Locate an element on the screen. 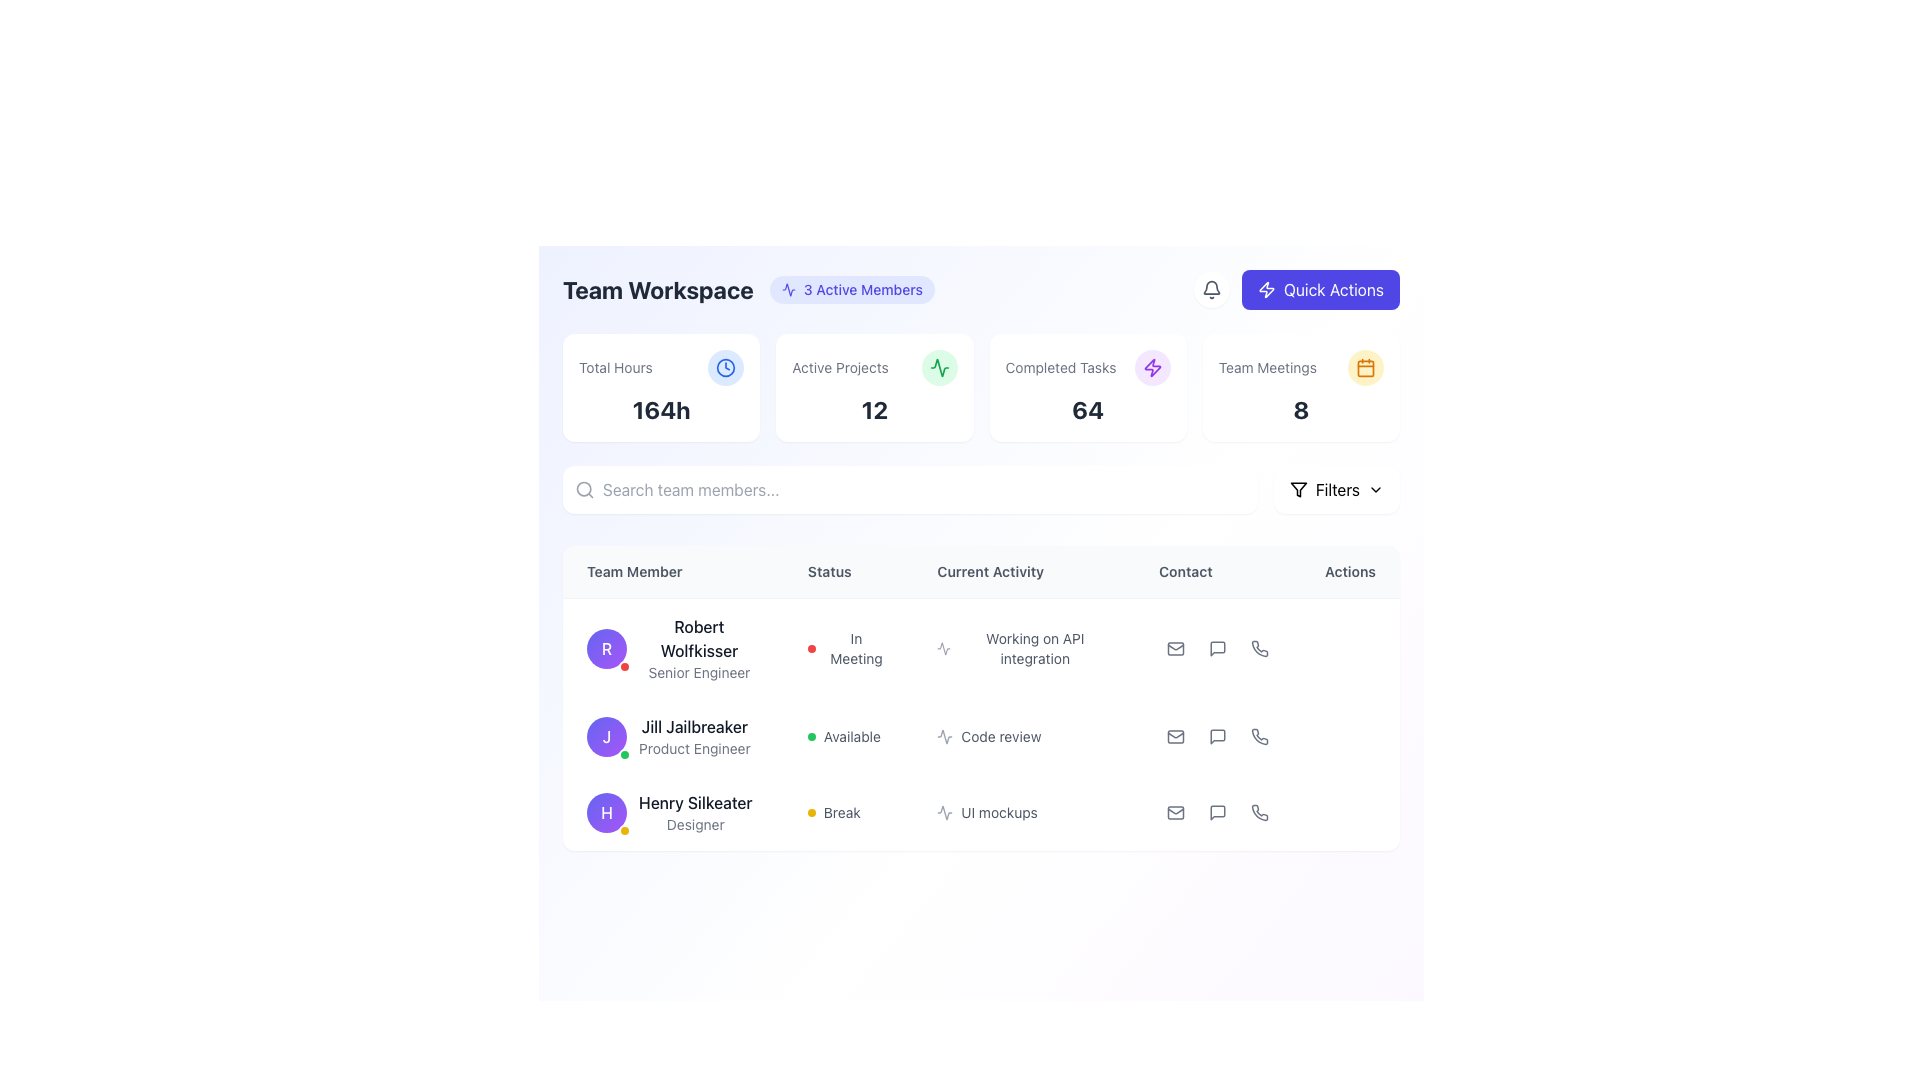  the SVG icon representing the waveform or activity indicator, located to the right of the 'Team Workspace' heading and part of the '3 Active Members' label is located at coordinates (787, 289).